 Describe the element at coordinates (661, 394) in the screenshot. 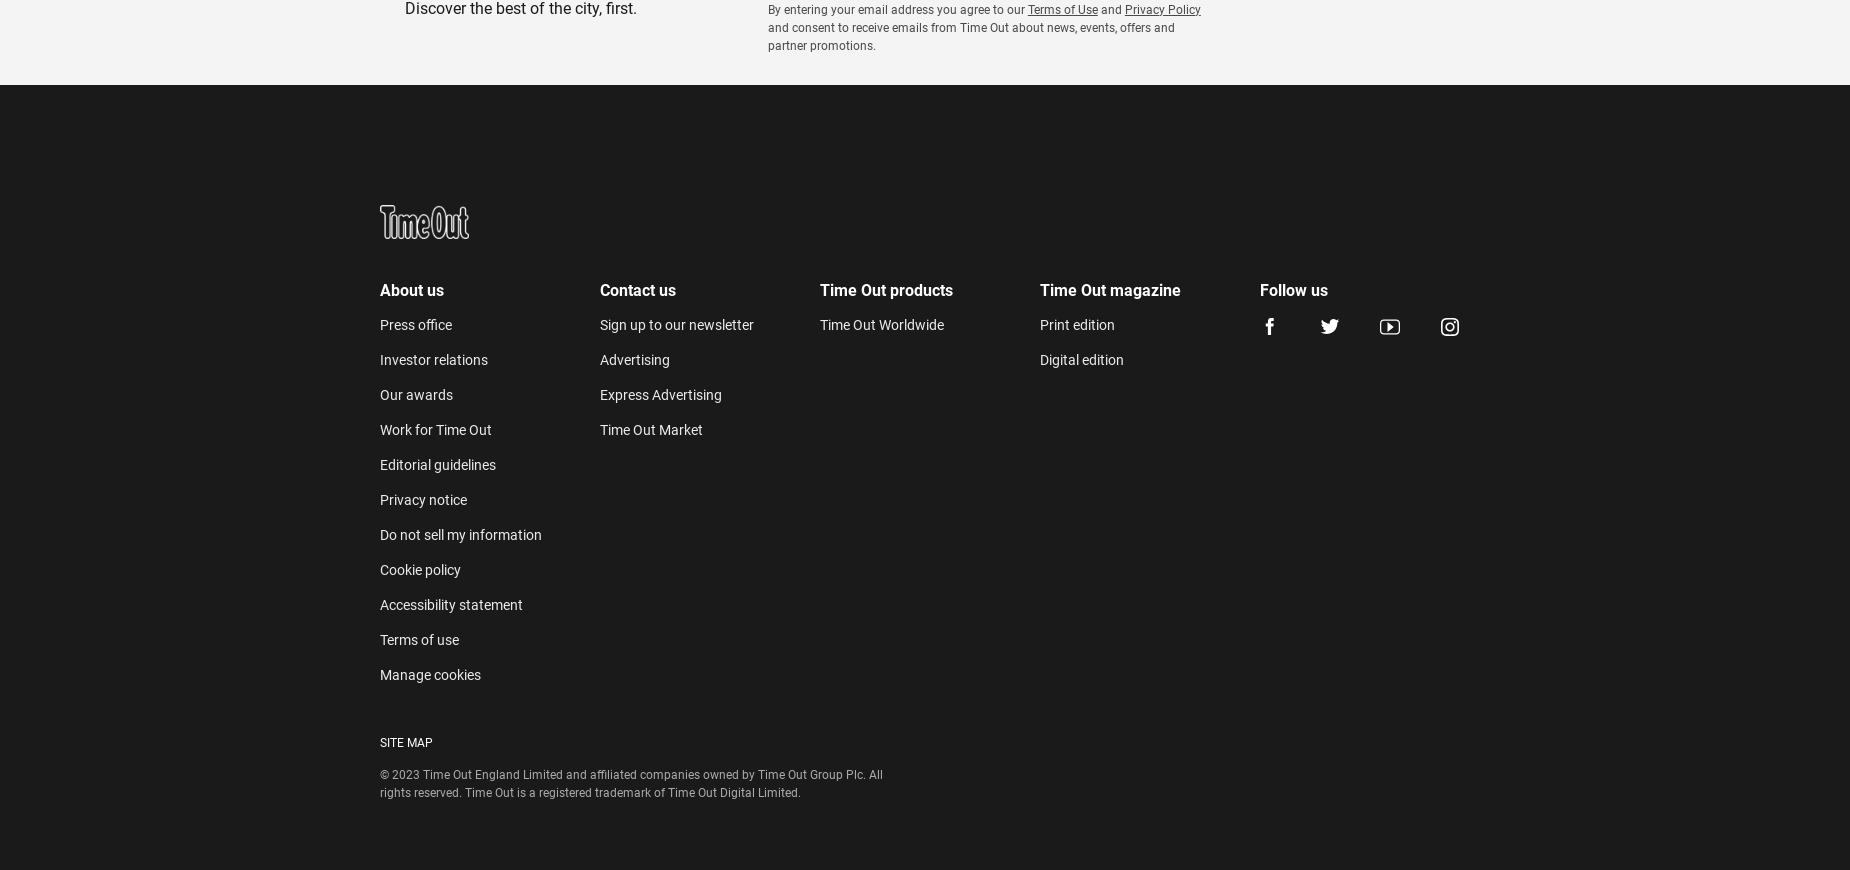

I see `'Express Advertising'` at that location.